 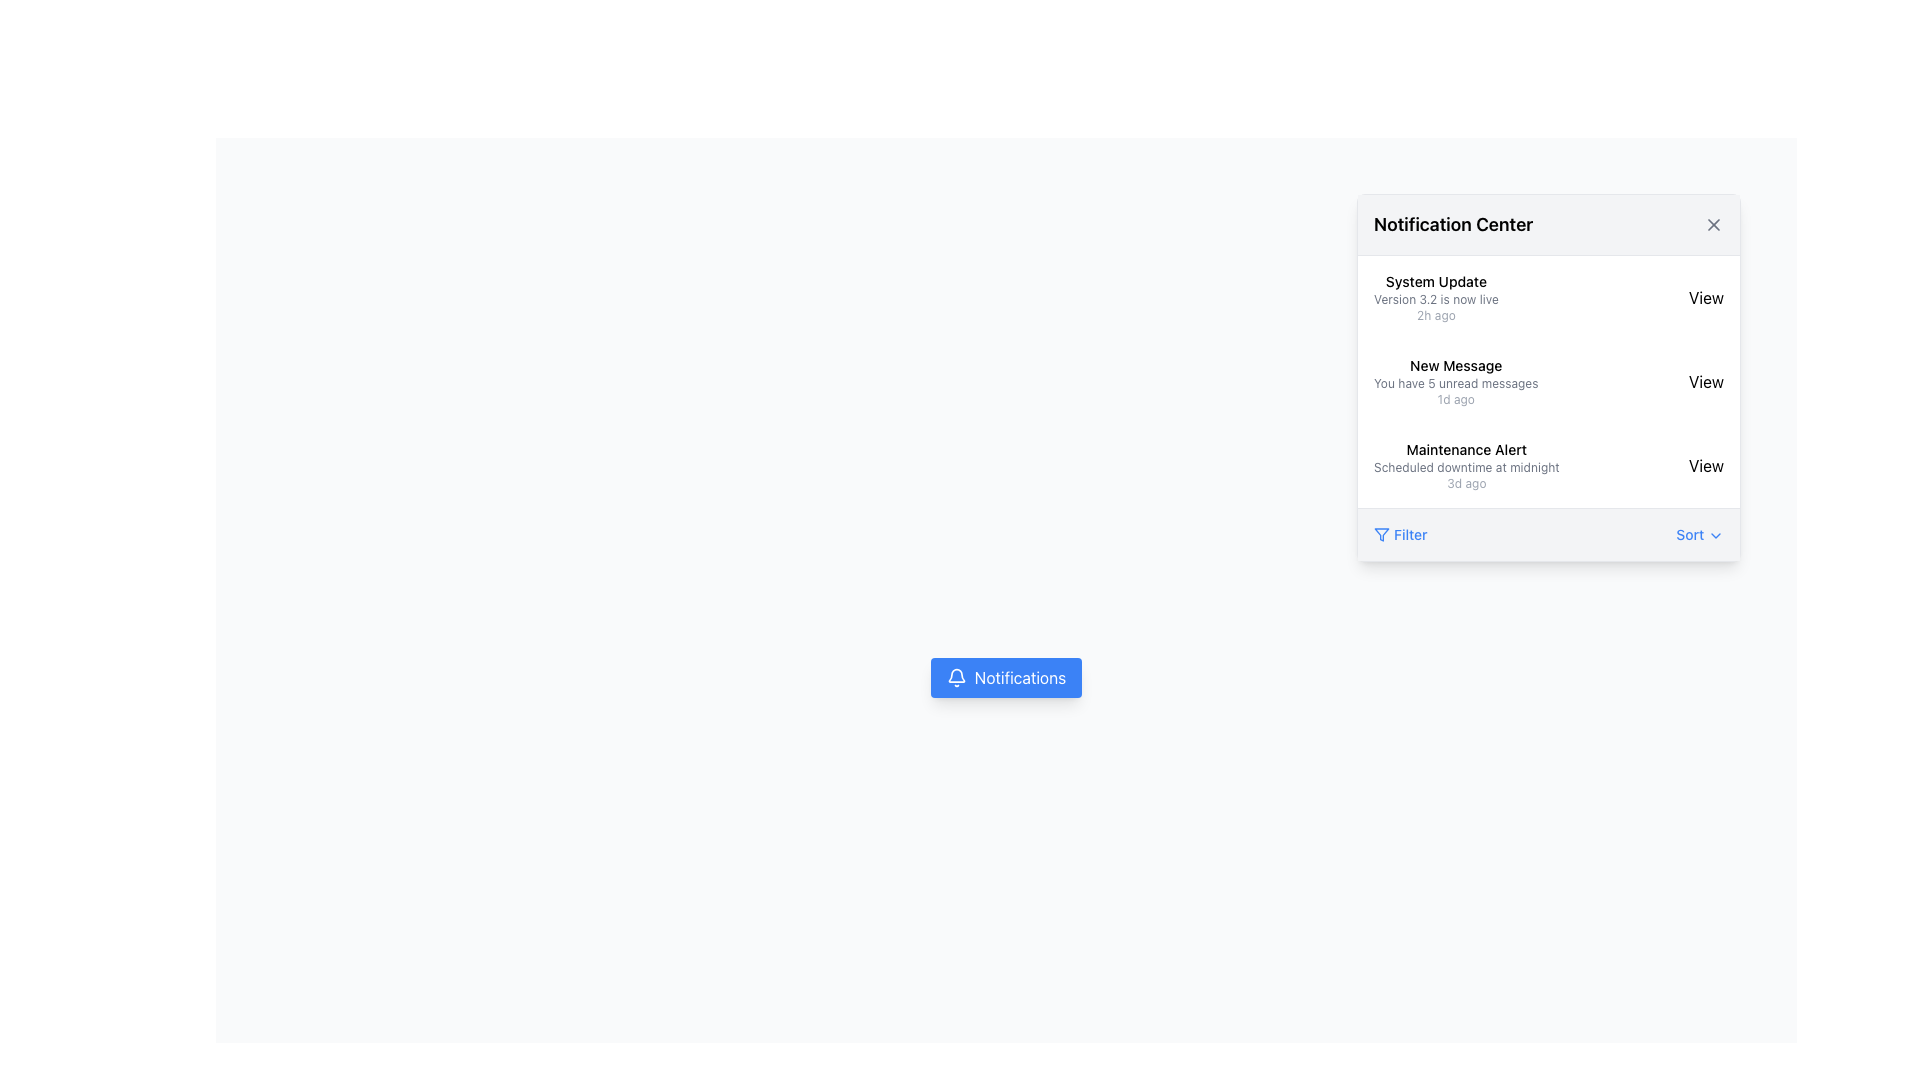 What do you see at coordinates (1456, 366) in the screenshot?
I see `the text label reading 'New Message', which is styled in bold black font and positioned as the title of the second notification item in the notification center panel` at bounding box center [1456, 366].